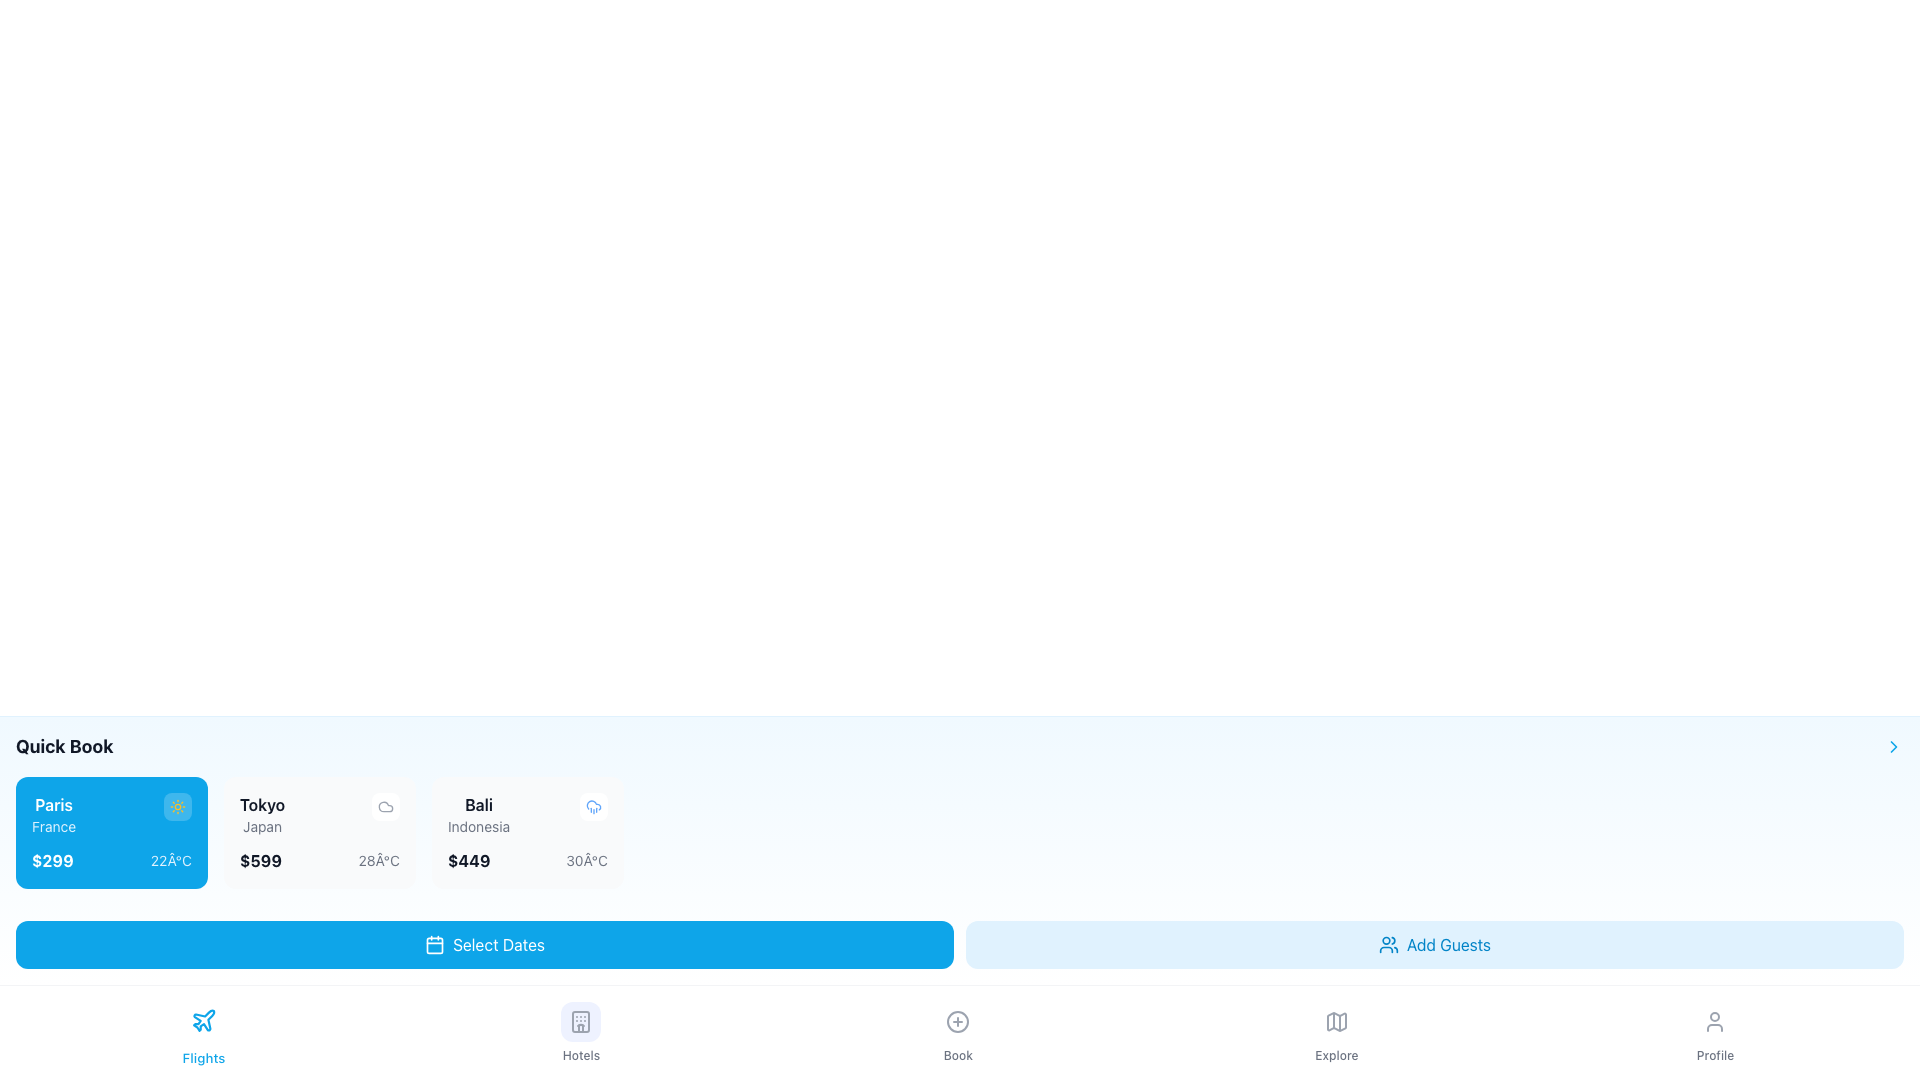  I want to click on the label identifying Tokyo, Japan as a destination in the Quick Book section, which is positioned between the labels for Paris, France and Bali, Indonesia, so click(261, 814).